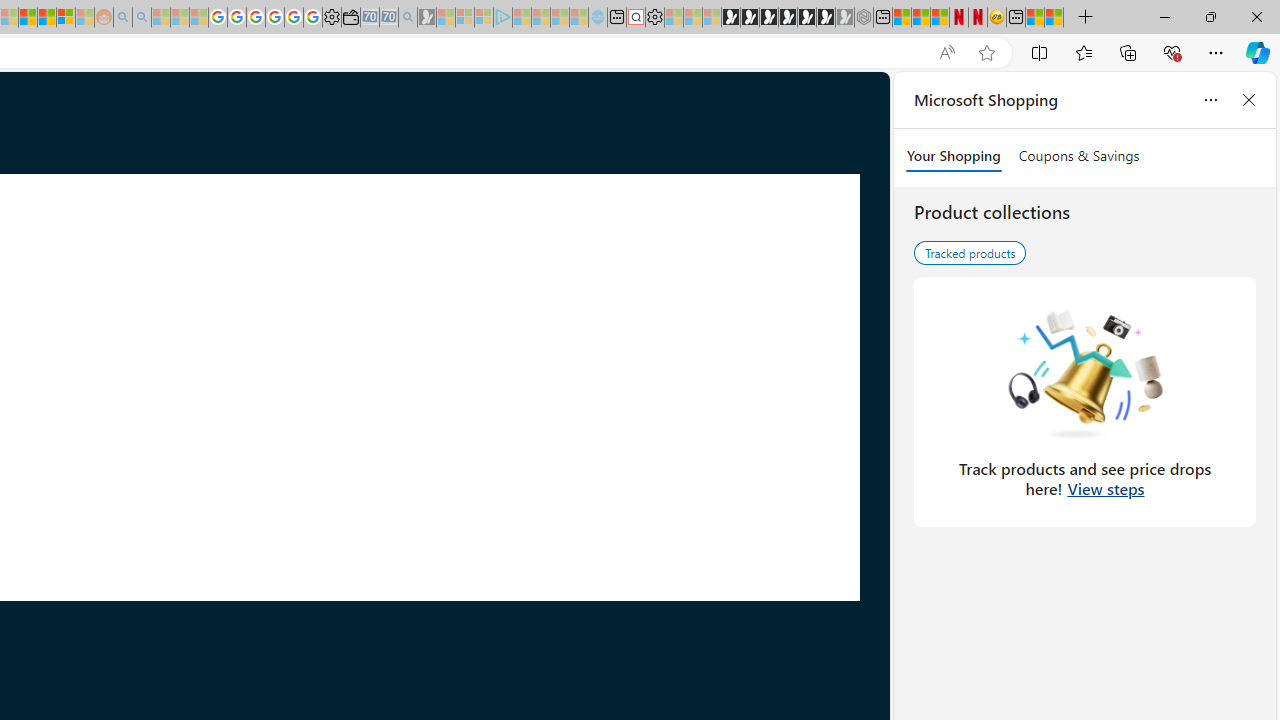 This screenshot has width=1280, height=720. I want to click on 'Home | Sky Blue Bikes - Sky Blue Bikes - Sleeping', so click(596, 17).